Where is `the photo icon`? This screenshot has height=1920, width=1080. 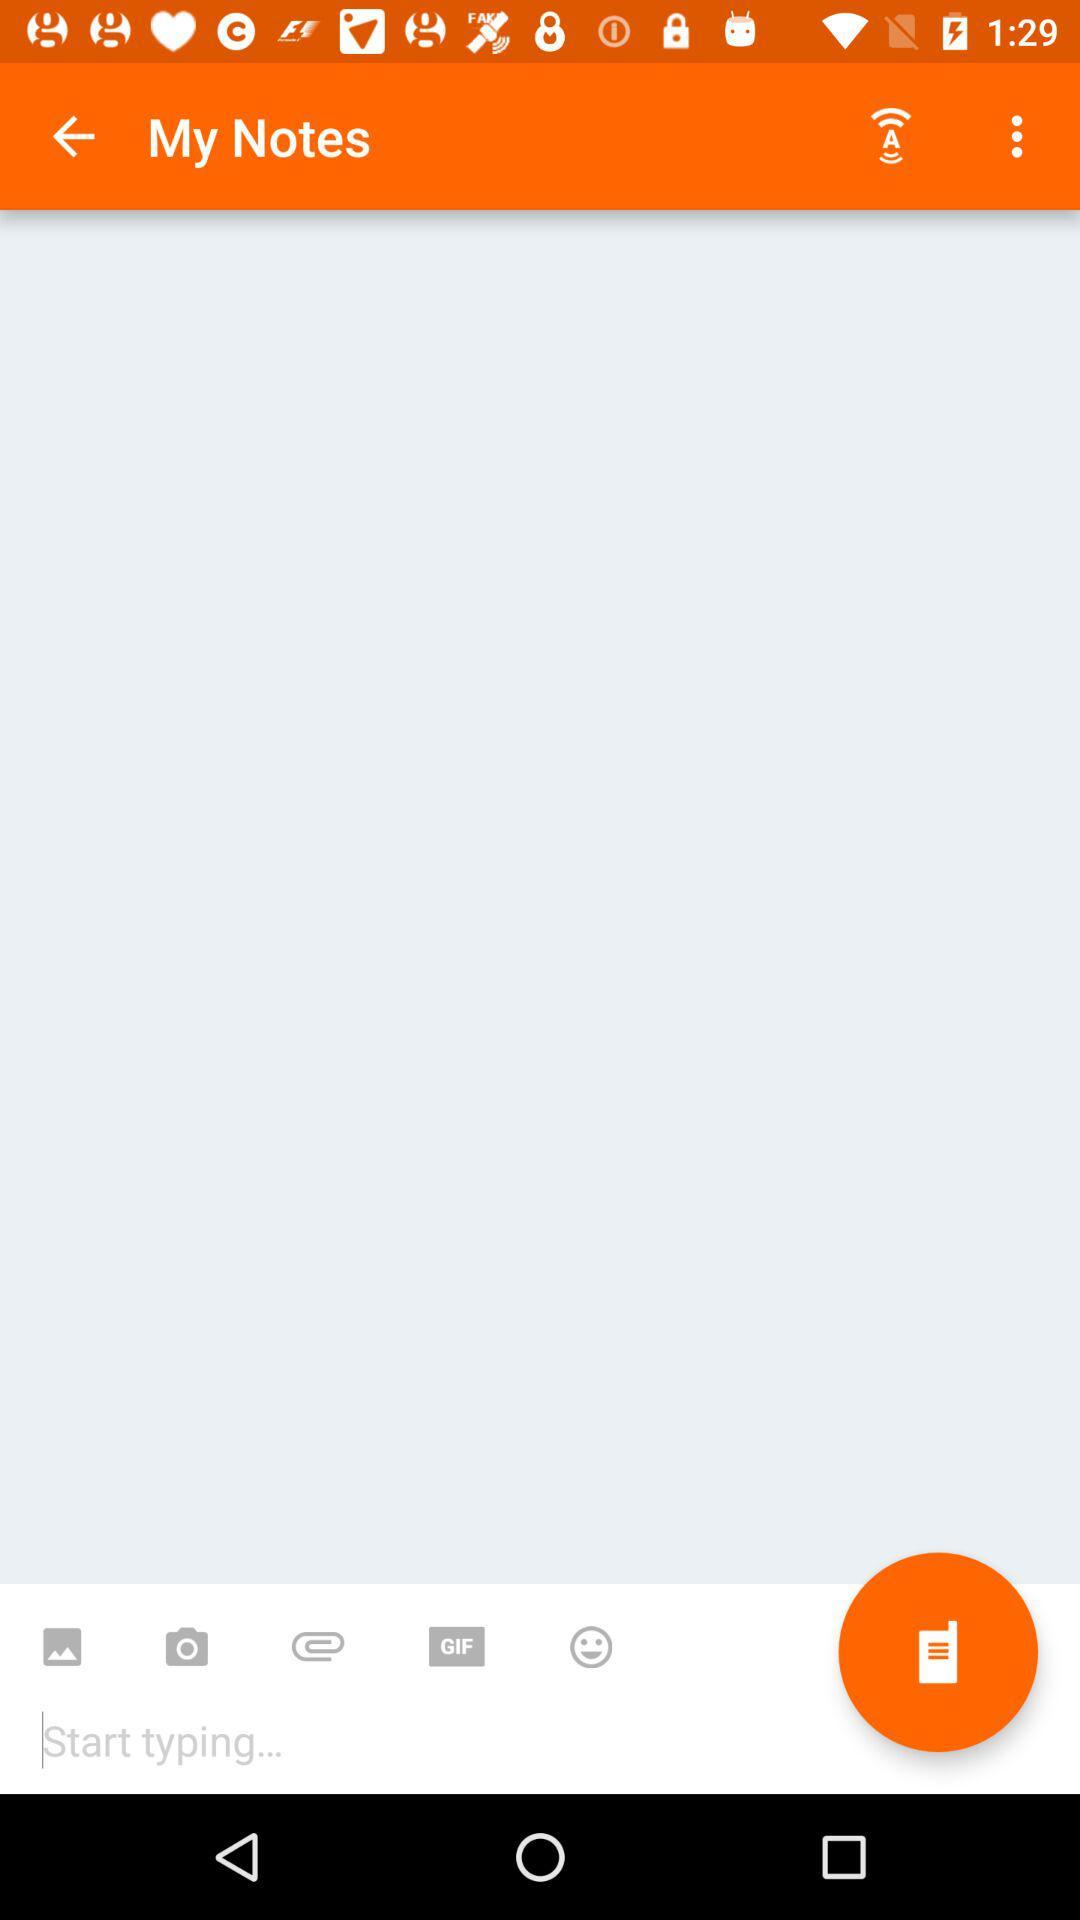
the photo icon is located at coordinates (186, 1633).